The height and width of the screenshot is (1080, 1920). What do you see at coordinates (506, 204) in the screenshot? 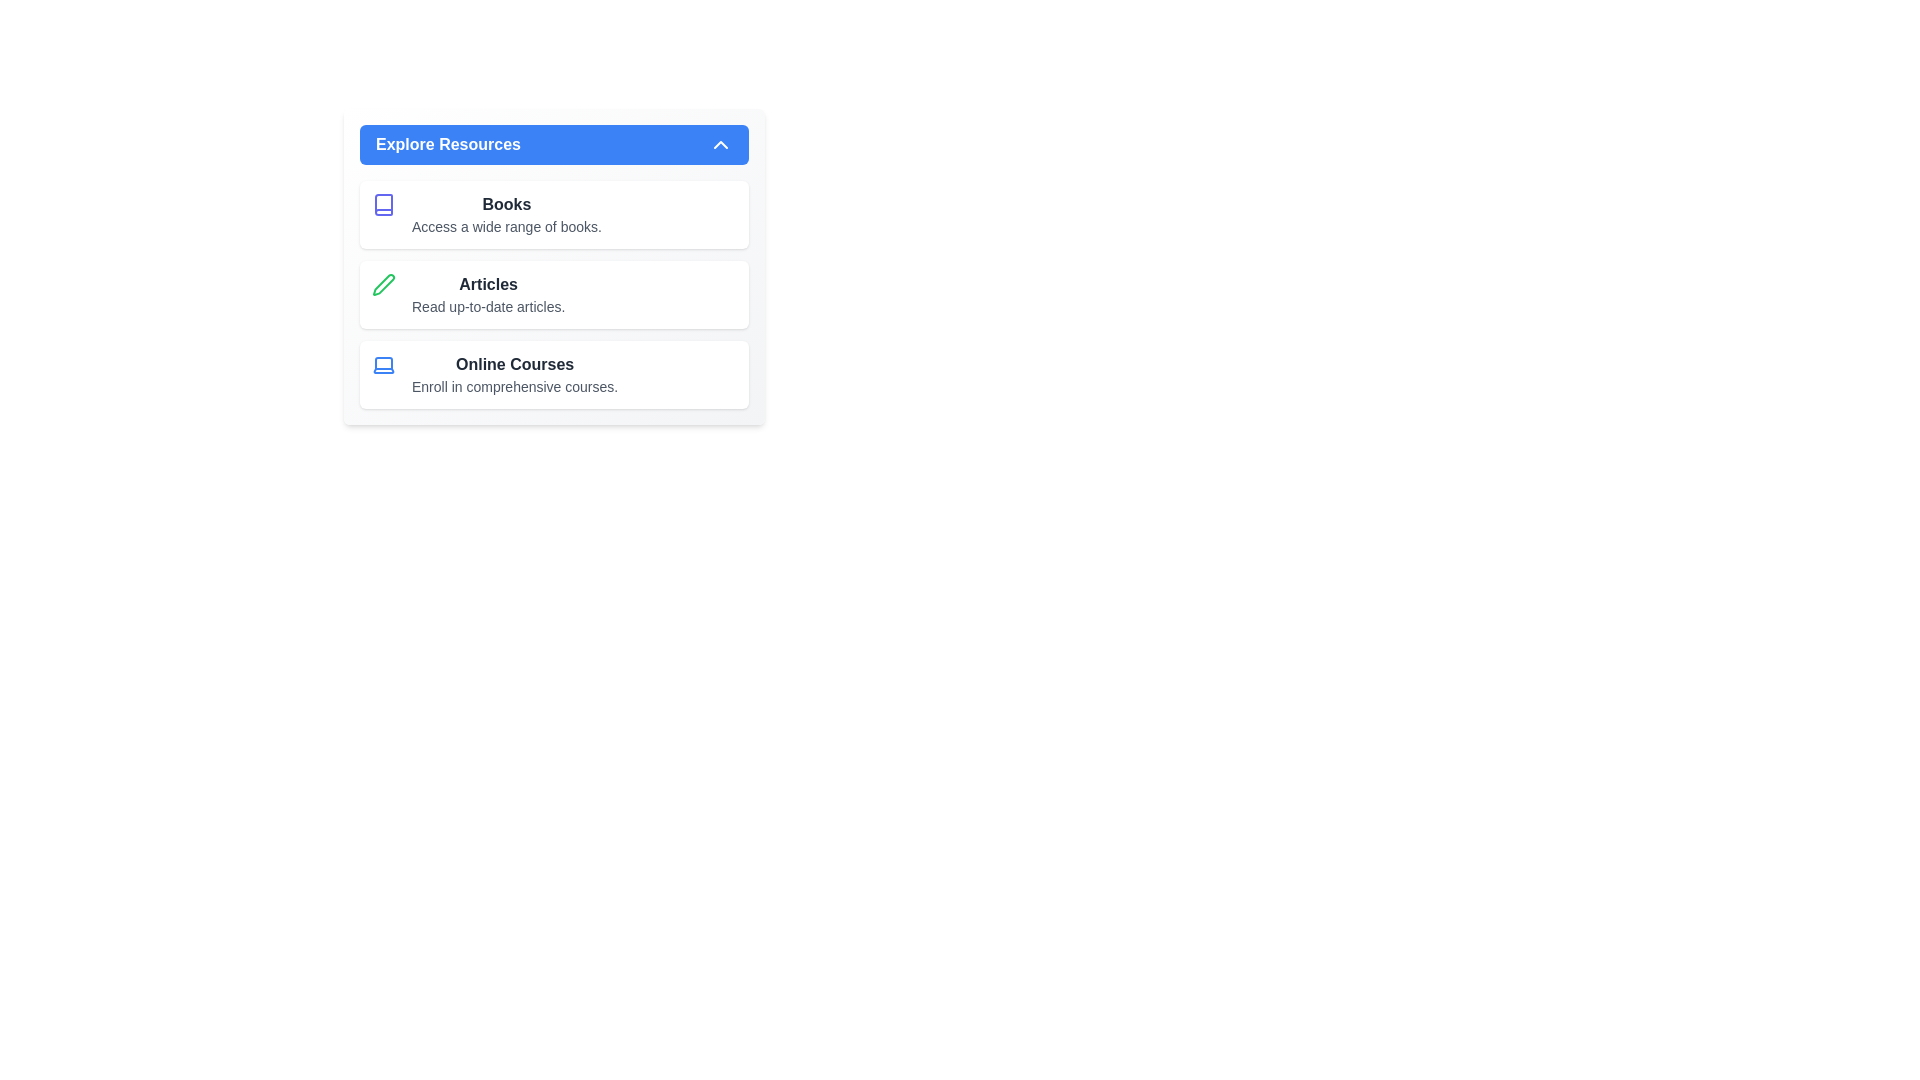
I see `the Text Label (Header) for the 'Books' resource category, which is positioned above the description 'Access a wide range of books.'` at bounding box center [506, 204].